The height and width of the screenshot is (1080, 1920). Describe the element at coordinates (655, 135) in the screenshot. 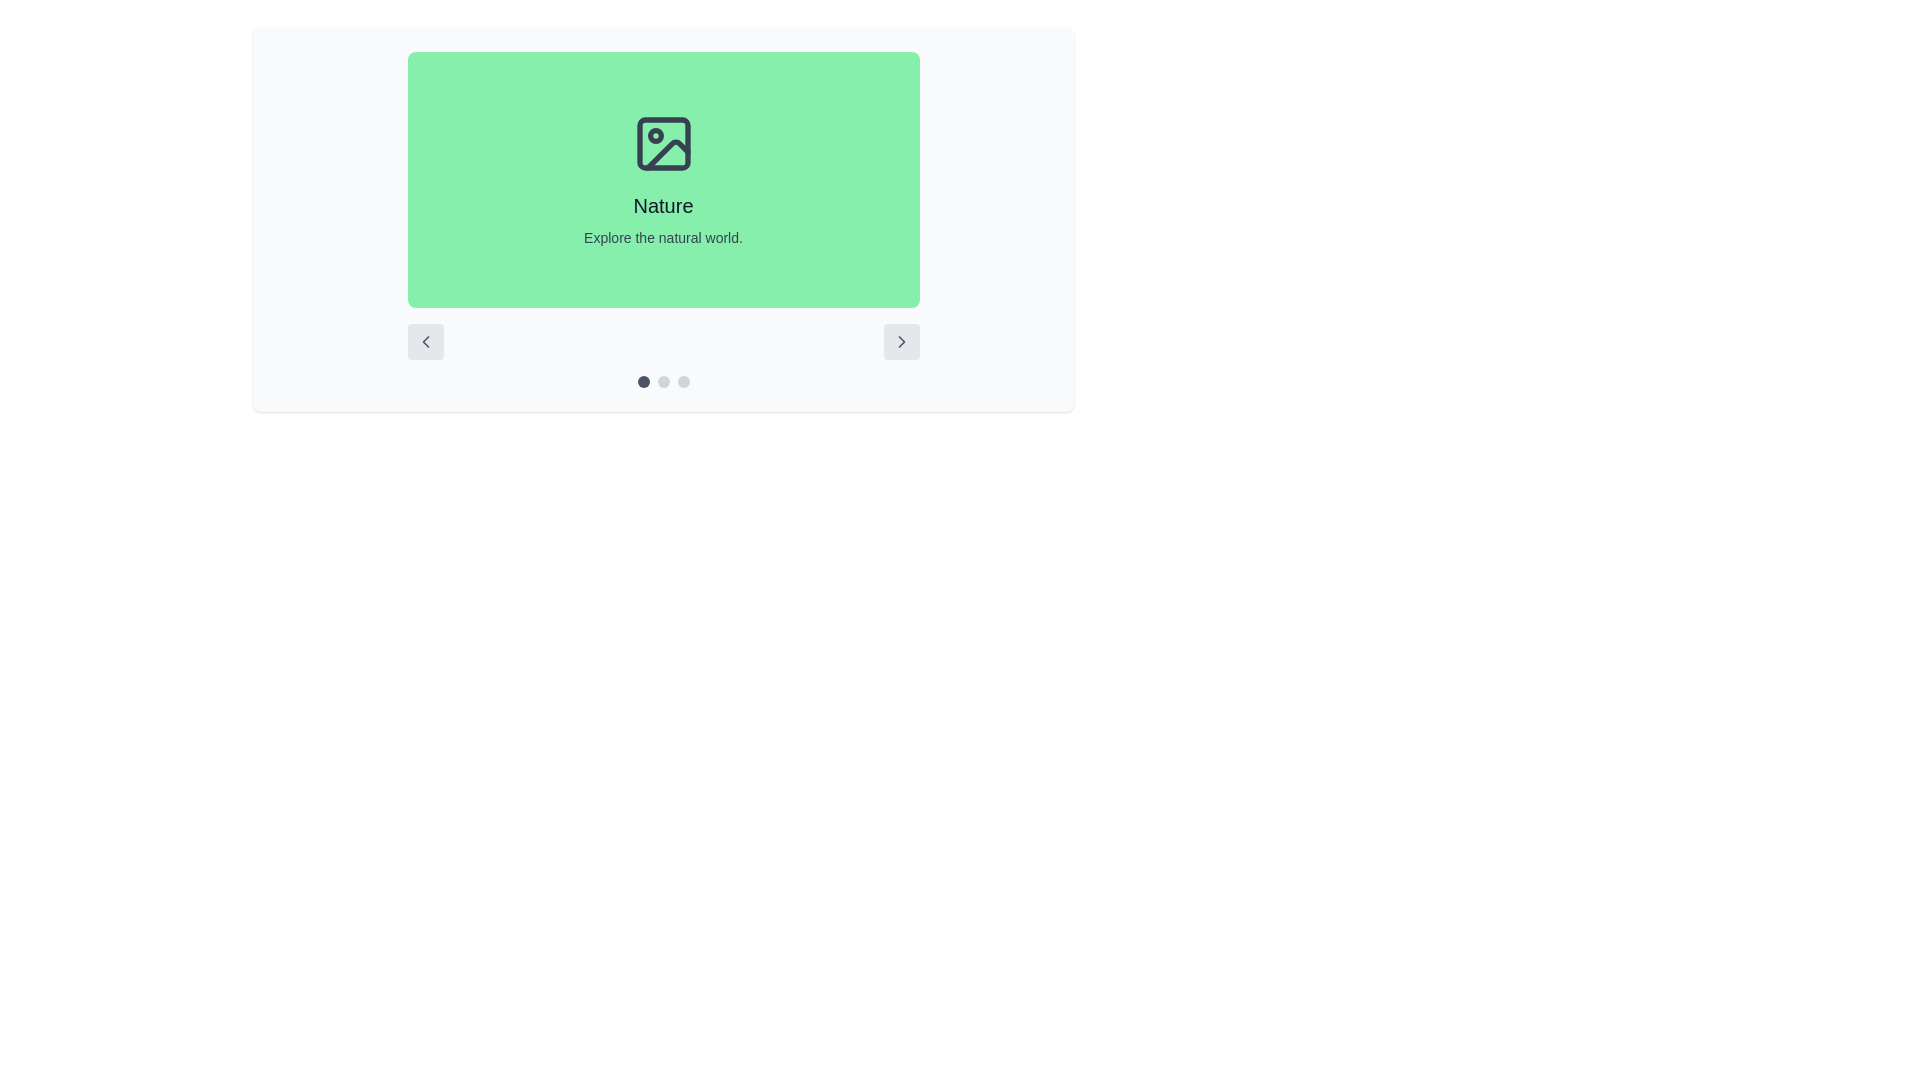

I see `the small circular shape located near the upper-left section of the pictorial icon within the green card layout` at that location.